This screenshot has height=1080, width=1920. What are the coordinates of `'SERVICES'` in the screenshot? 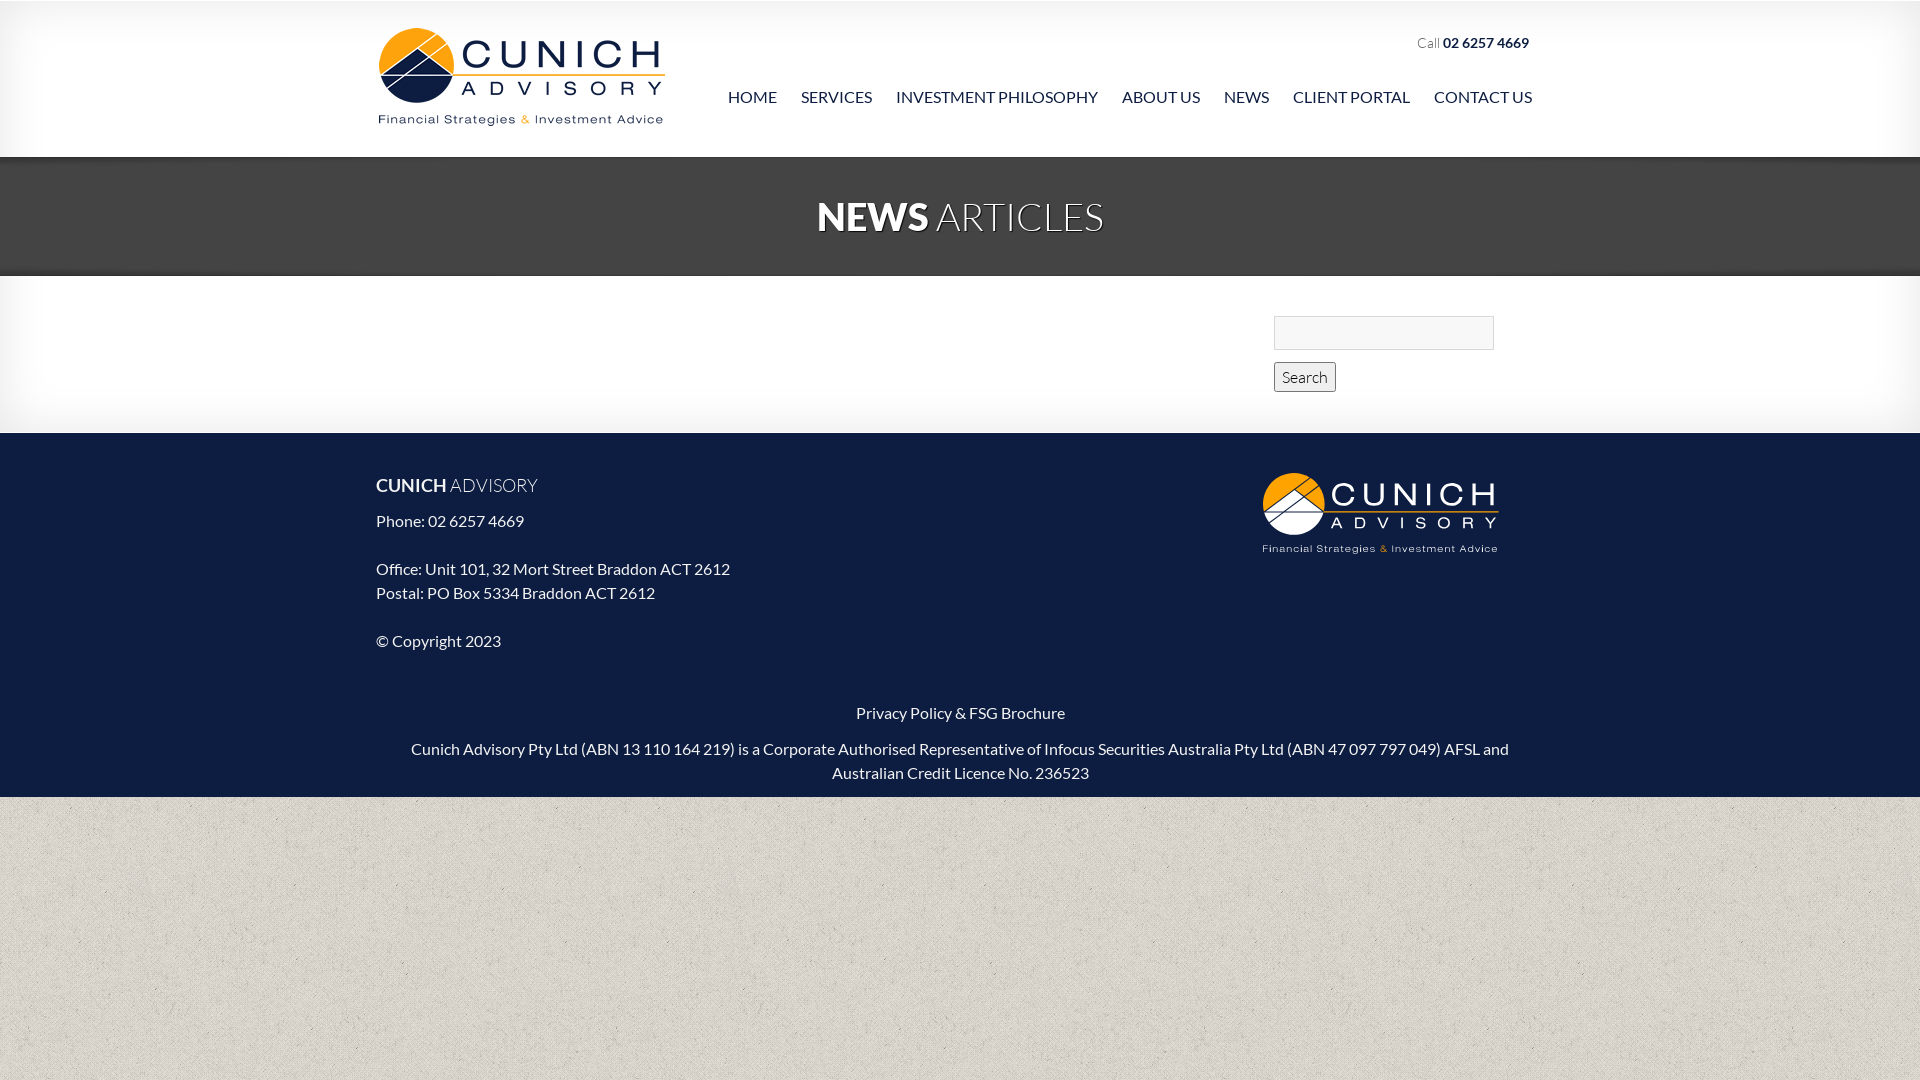 It's located at (836, 82).